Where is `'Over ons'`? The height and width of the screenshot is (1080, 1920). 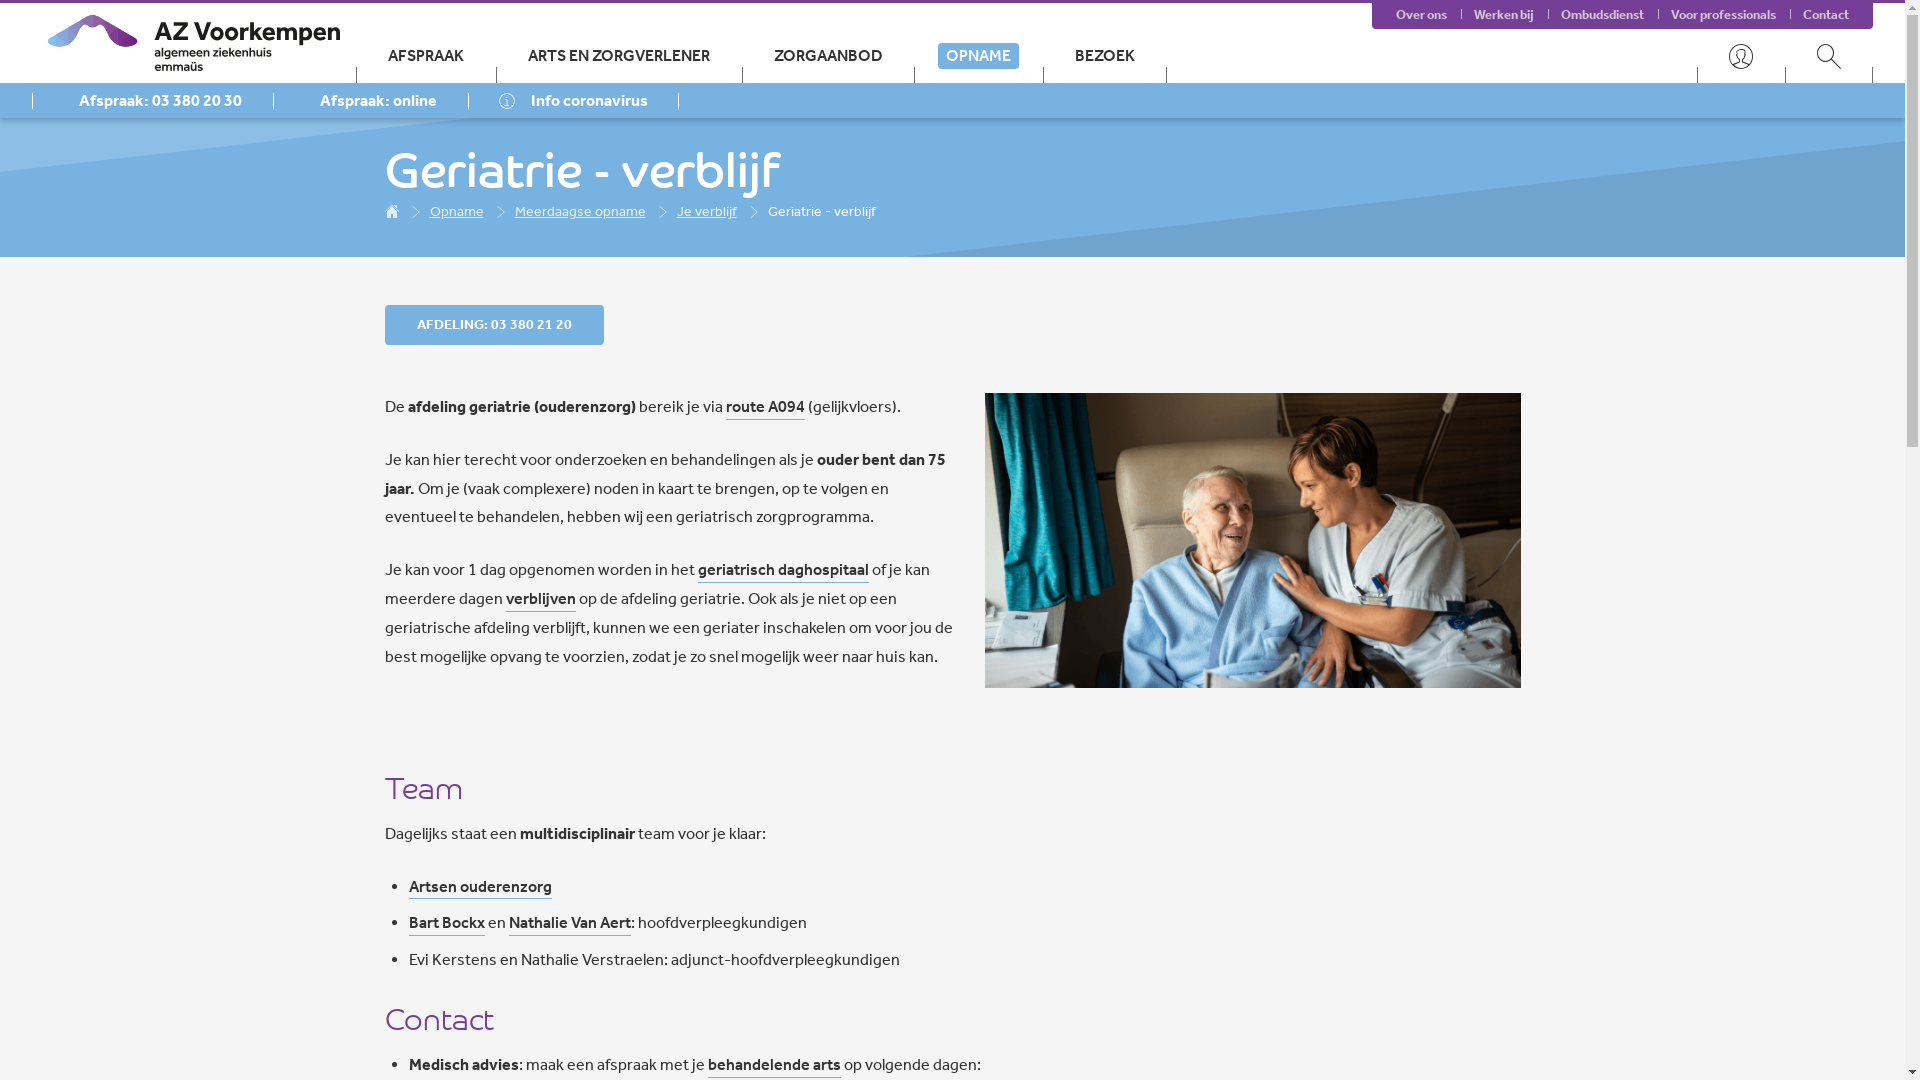
'Over ons' is located at coordinates (1420, 14).